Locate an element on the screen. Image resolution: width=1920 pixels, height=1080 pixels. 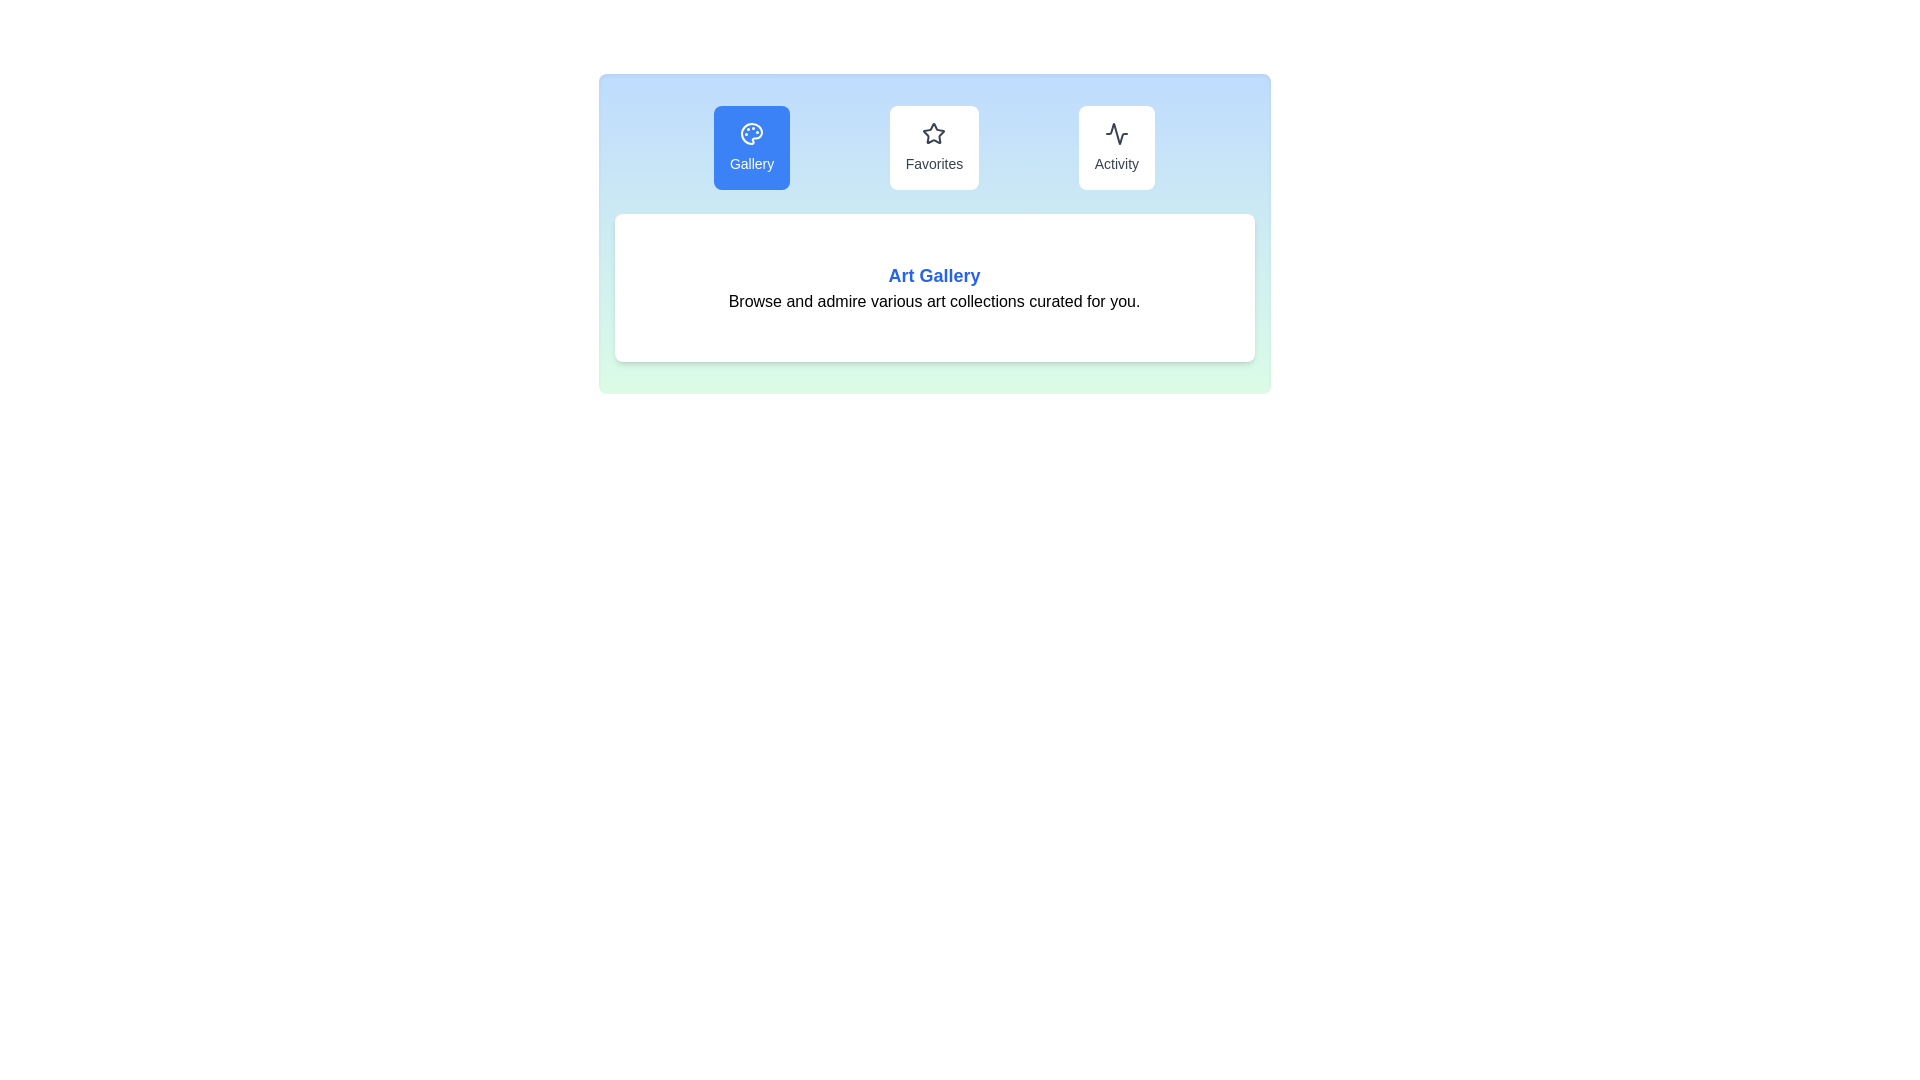
the interactive button labeled Gallery is located at coordinates (751, 146).